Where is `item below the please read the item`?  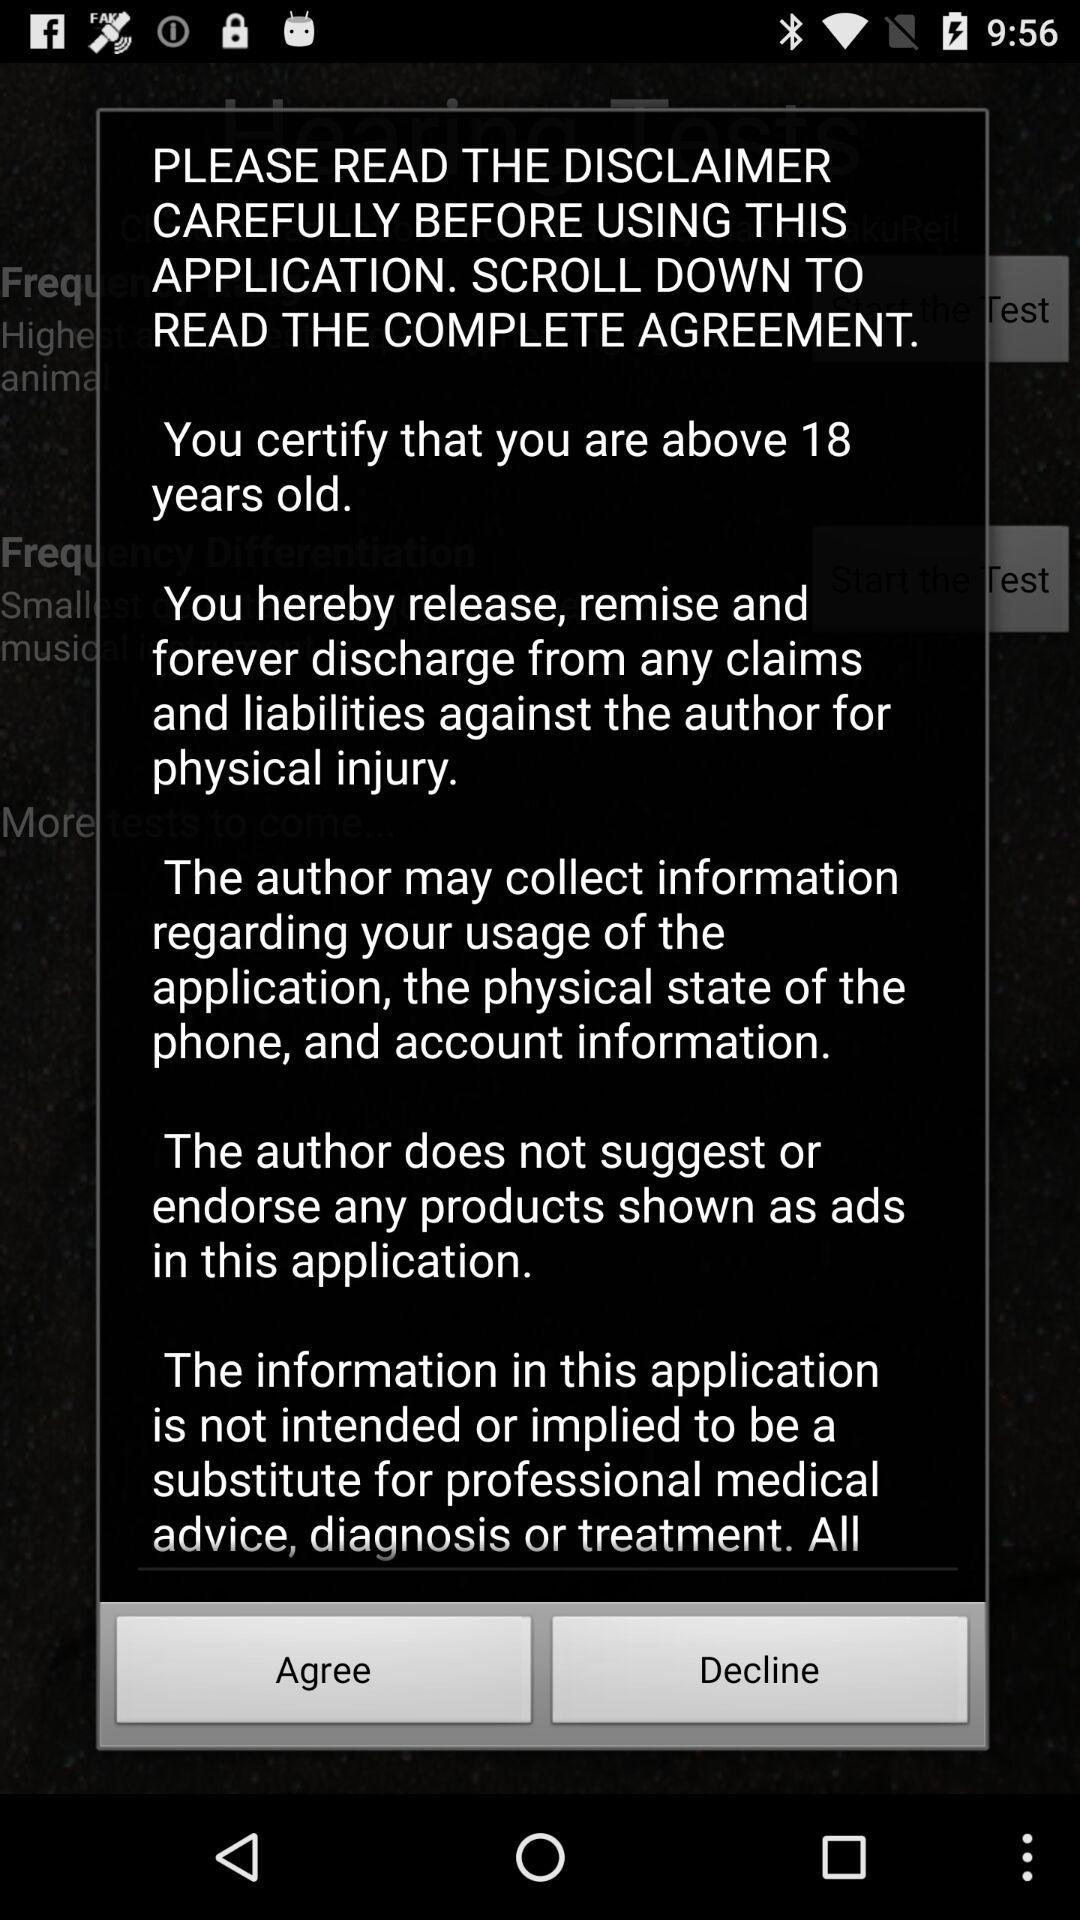 item below the please read the item is located at coordinates (323, 1675).